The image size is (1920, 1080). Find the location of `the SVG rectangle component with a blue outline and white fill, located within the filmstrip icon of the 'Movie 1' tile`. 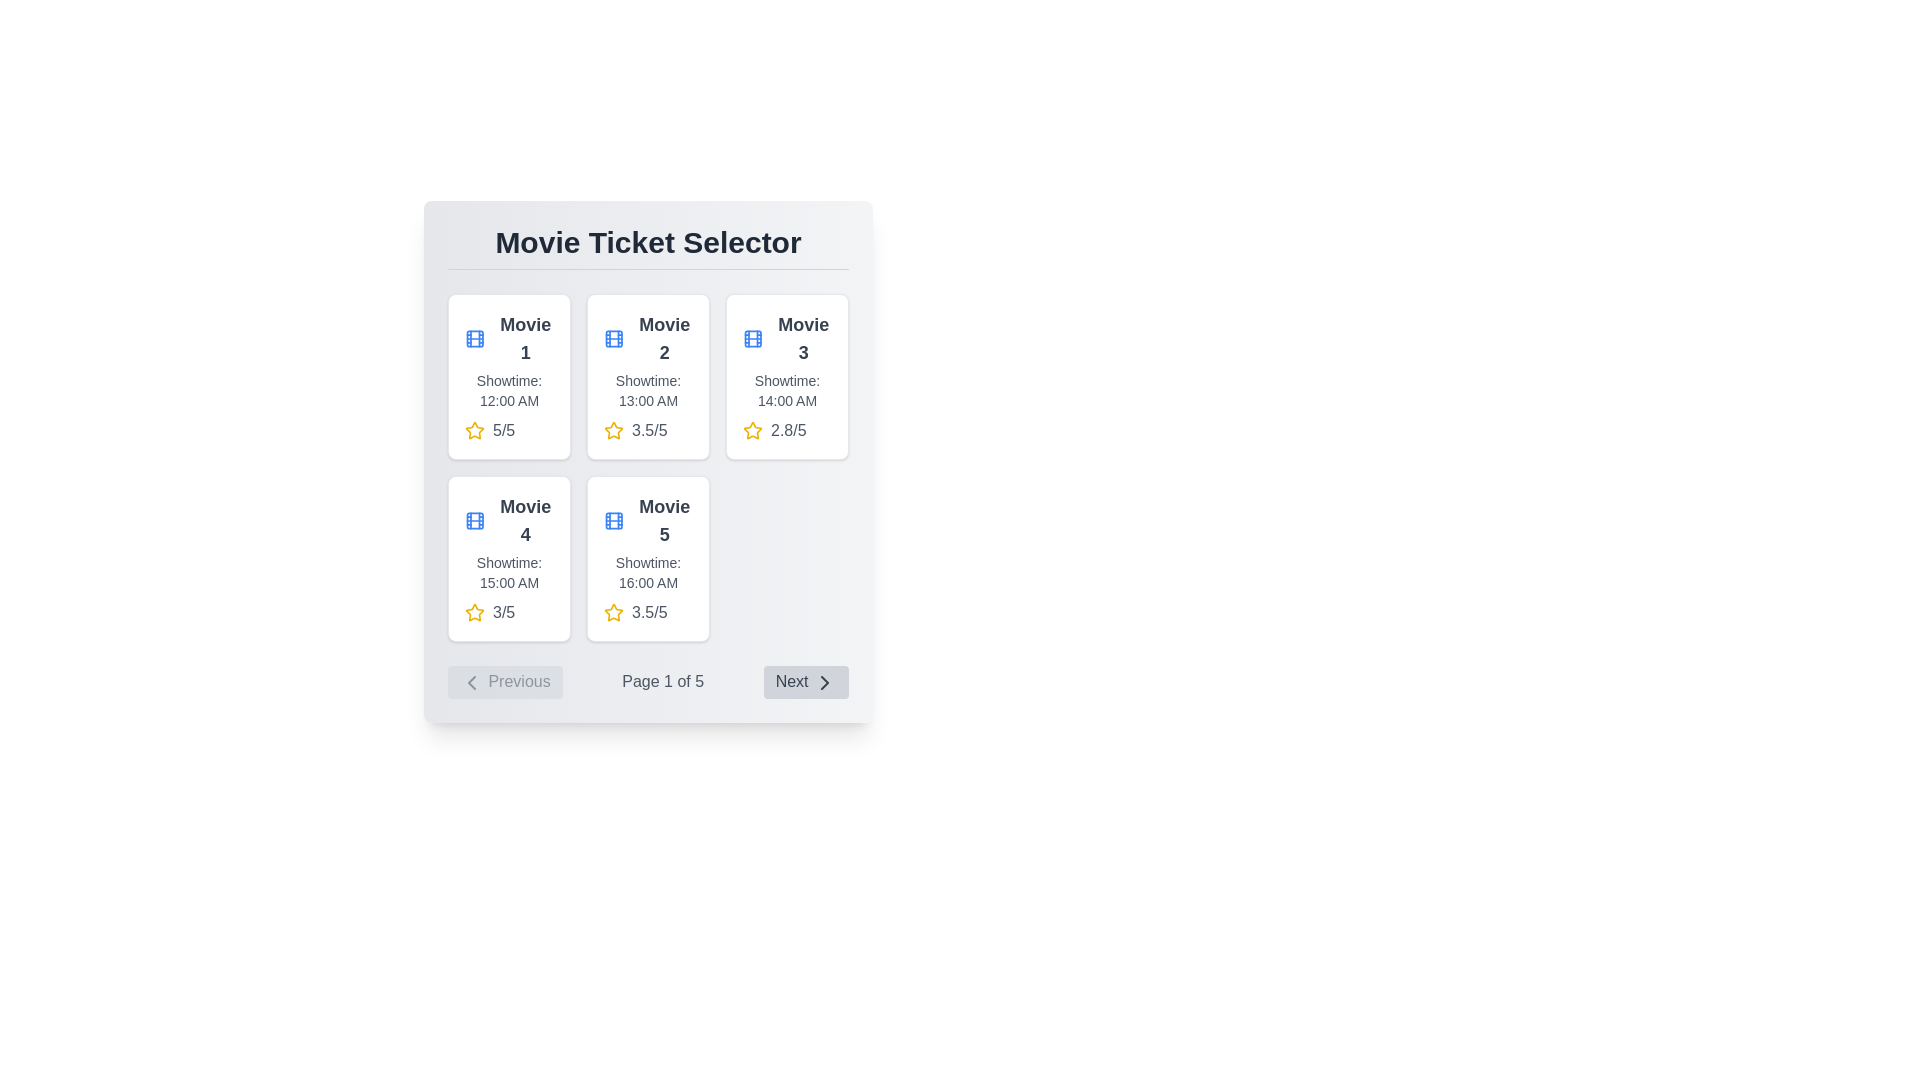

the SVG rectangle component with a blue outline and white fill, located within the filmstrip icon of the 'Movie 1' tile is located at coordinates (613, 519).